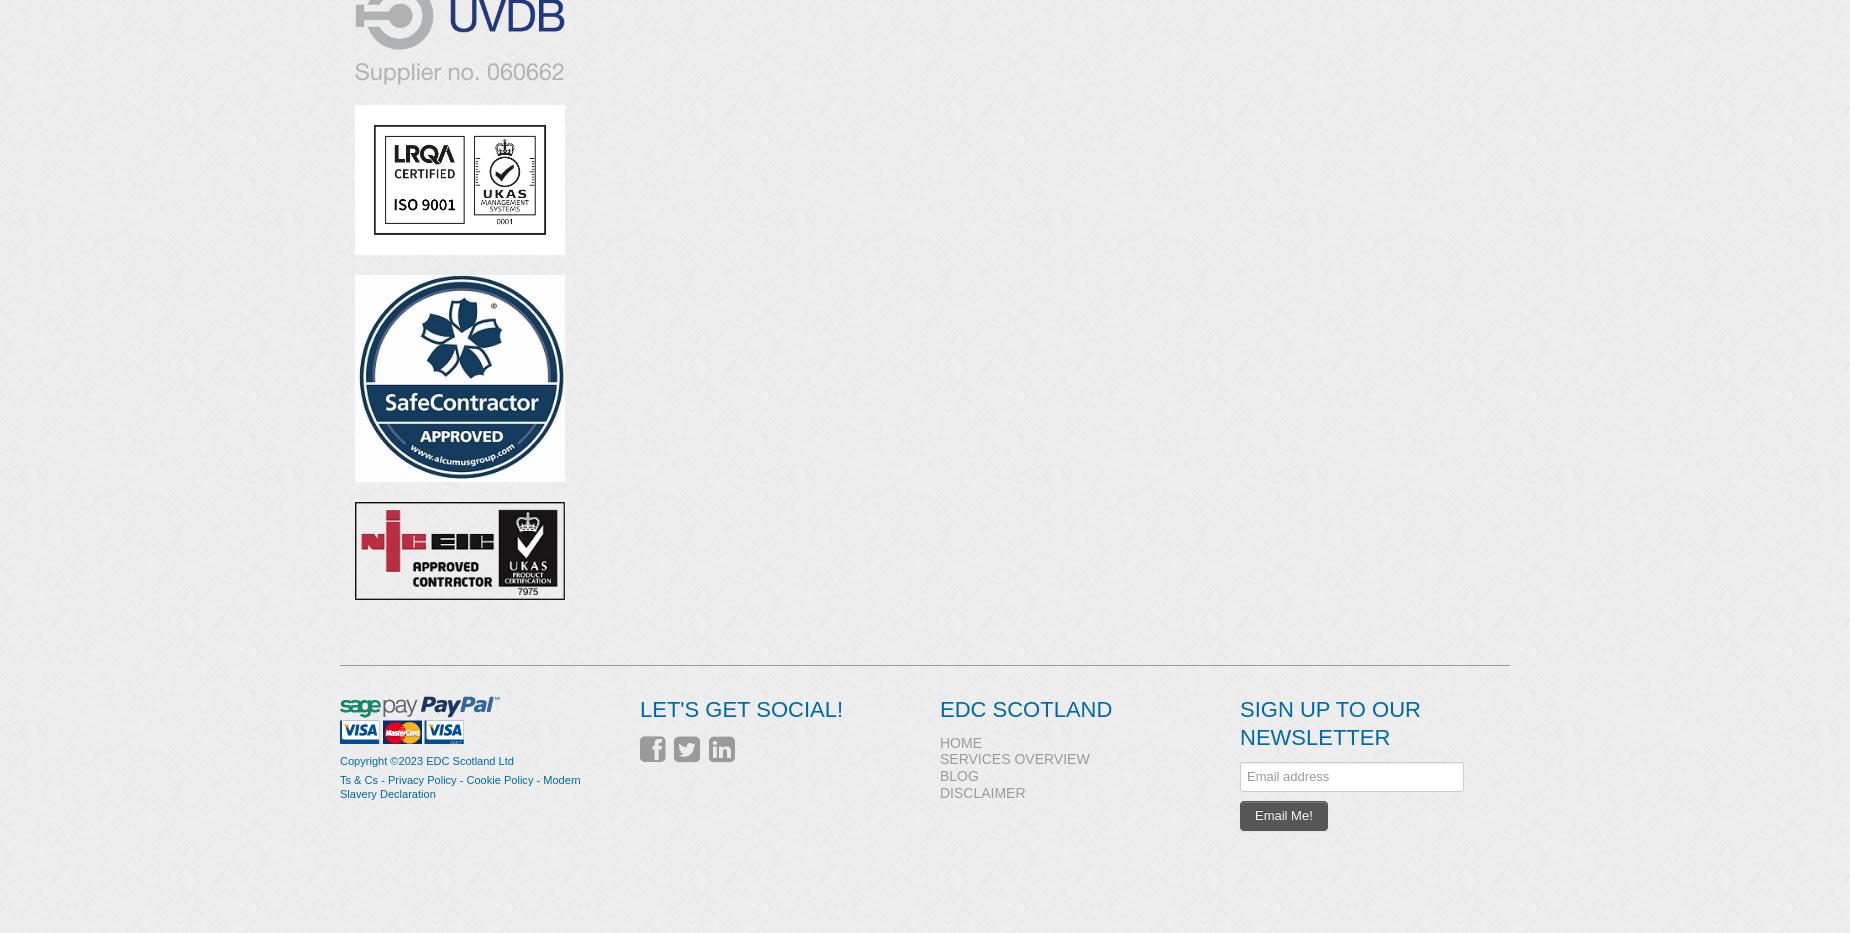 The width and height of the screenshot is (1850, 933). I want to click on 'EDC Scotland', so click(938, 709).